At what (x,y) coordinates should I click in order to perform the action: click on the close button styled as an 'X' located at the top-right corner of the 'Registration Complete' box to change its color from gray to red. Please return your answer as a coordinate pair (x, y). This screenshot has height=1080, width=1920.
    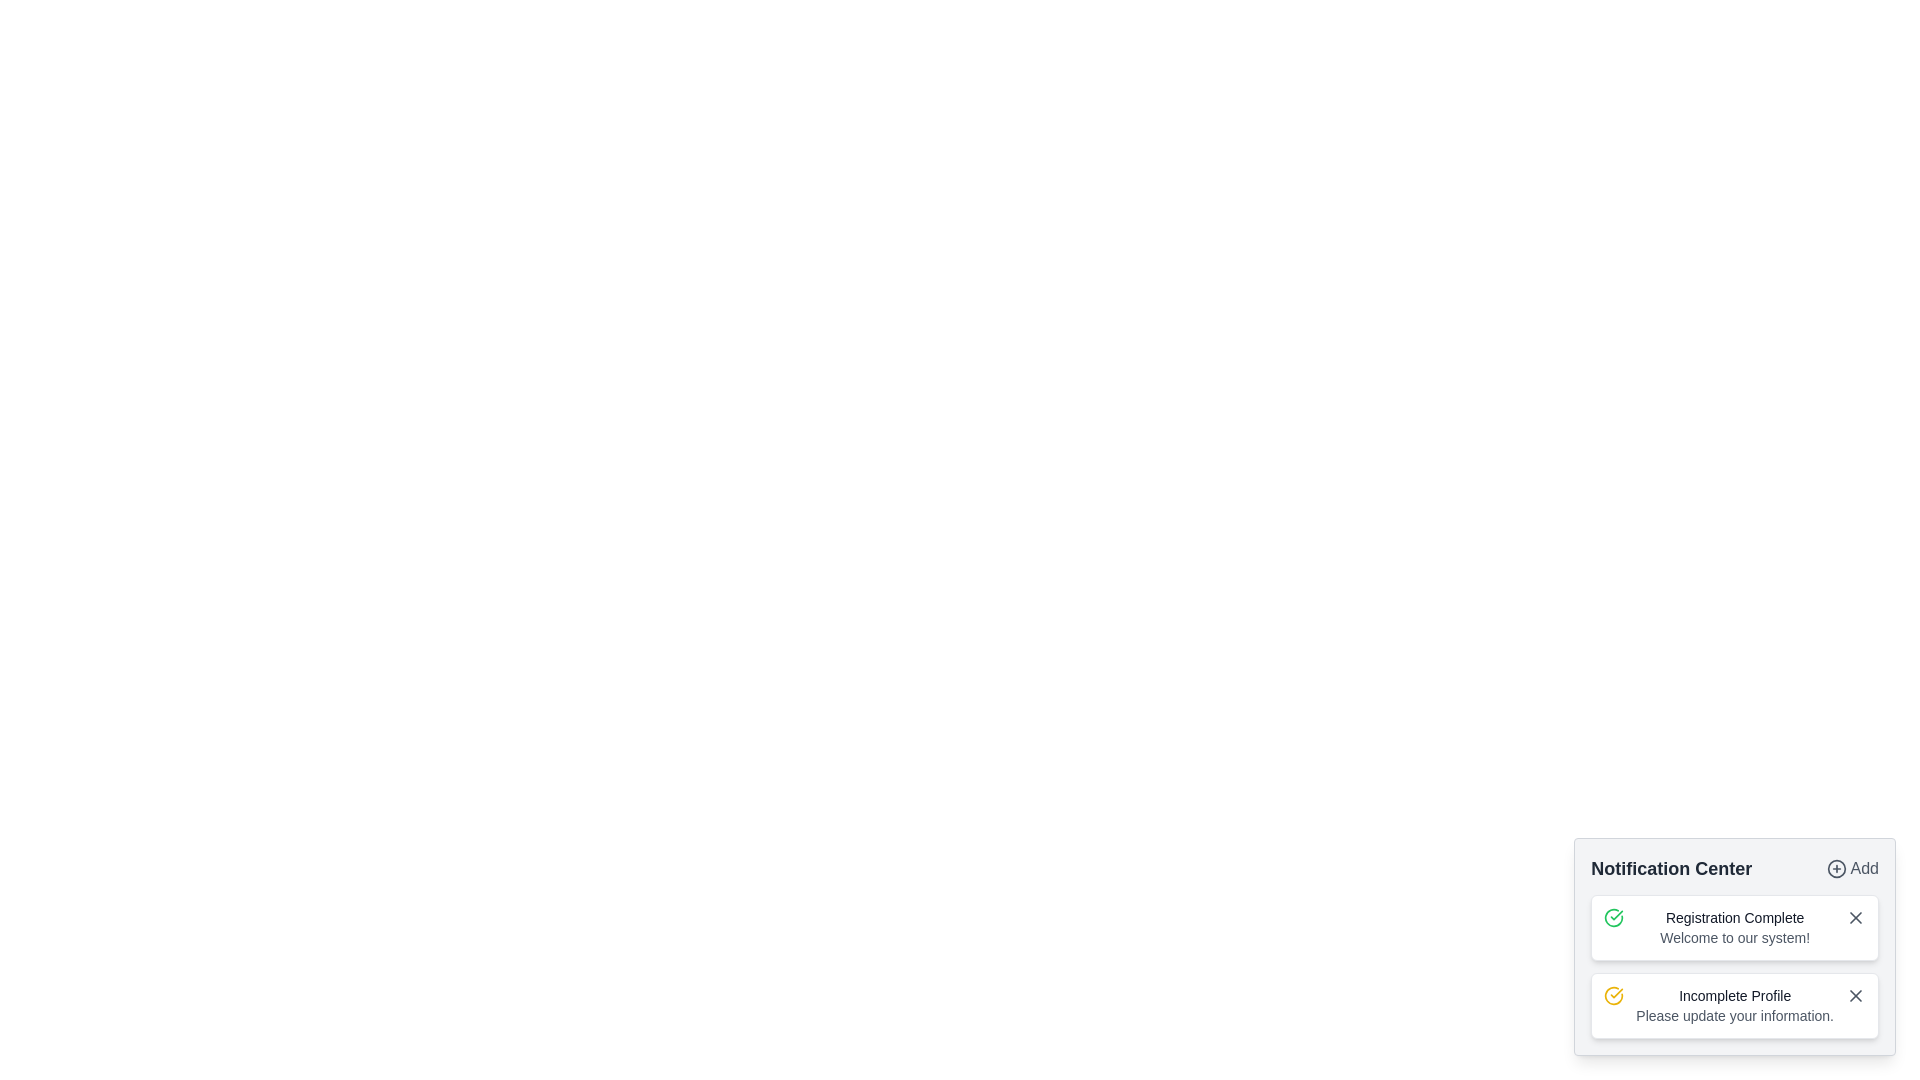
    Looking at the image, I should click on (1855, 918).